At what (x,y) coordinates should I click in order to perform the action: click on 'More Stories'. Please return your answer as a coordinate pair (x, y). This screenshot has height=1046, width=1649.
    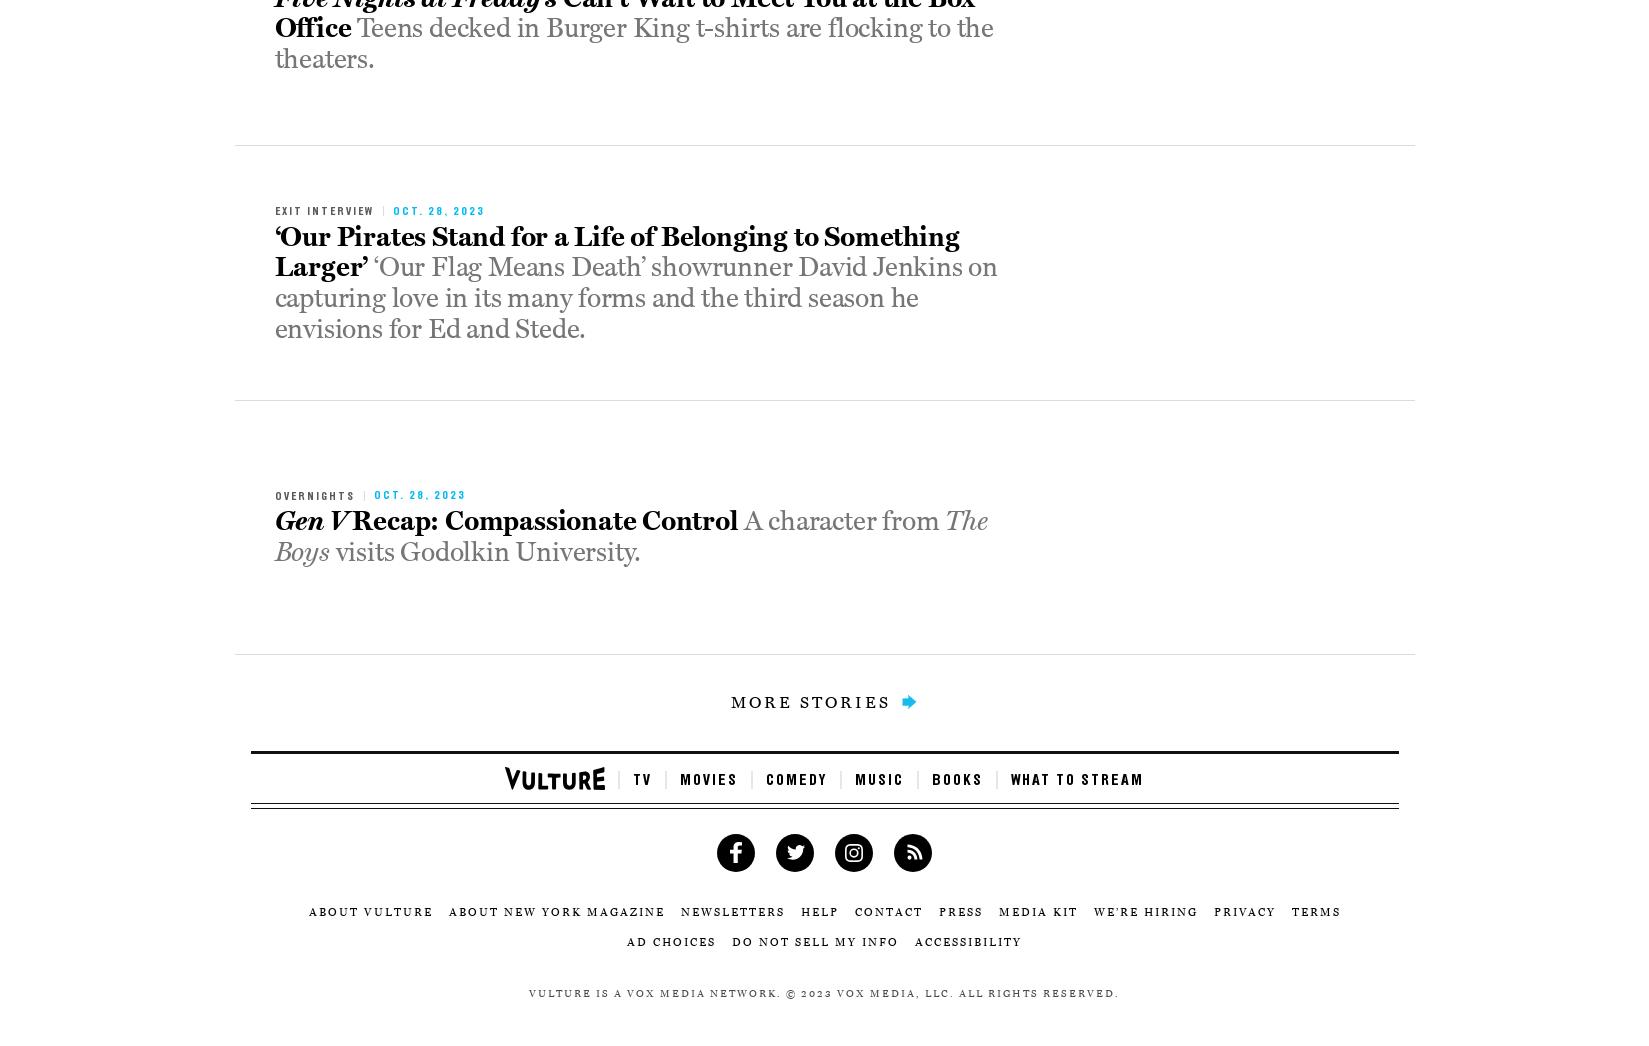
    Looking at the image, I should click on (810, 701).